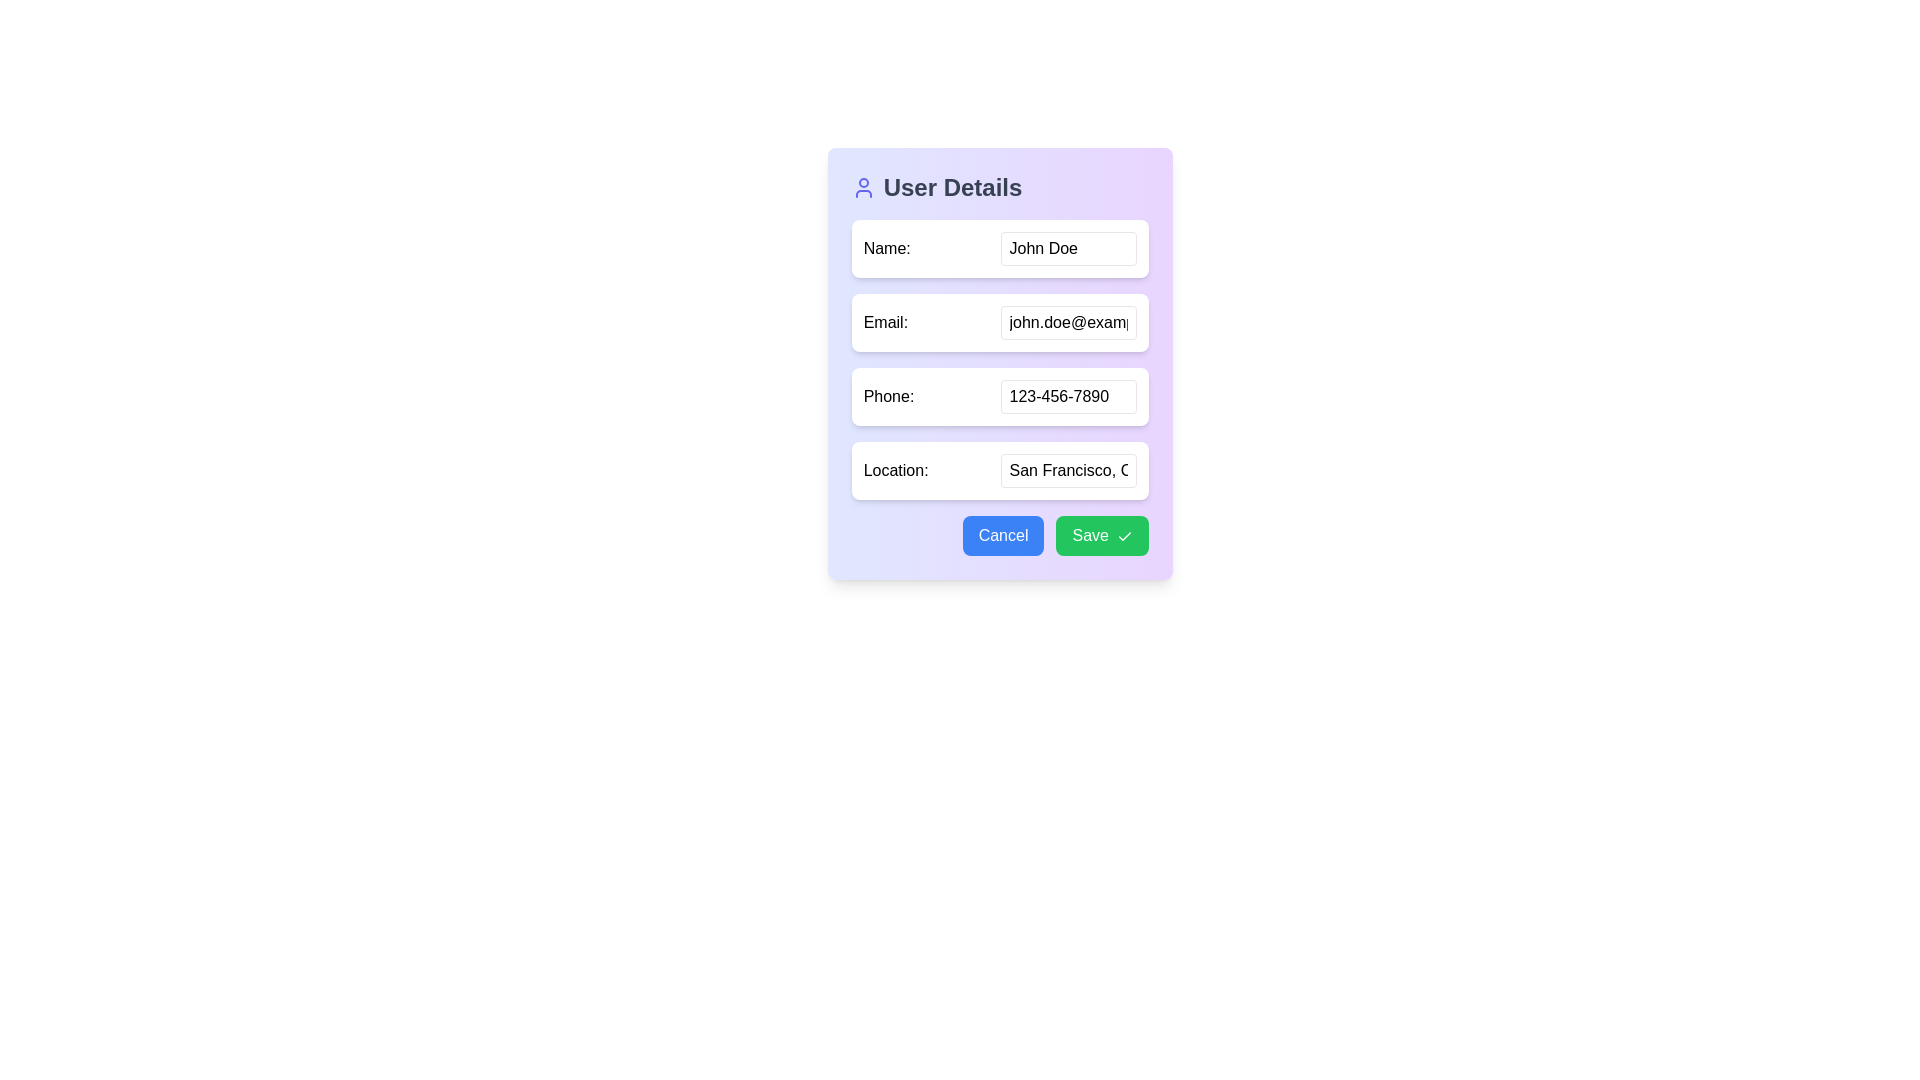  Describe the element at coordinates (1067, 322) in the screenshot. I see `the email input field located in the center-right area of the form, positioned below the 'Name:' field and above the 'Phone:' field` at that location.